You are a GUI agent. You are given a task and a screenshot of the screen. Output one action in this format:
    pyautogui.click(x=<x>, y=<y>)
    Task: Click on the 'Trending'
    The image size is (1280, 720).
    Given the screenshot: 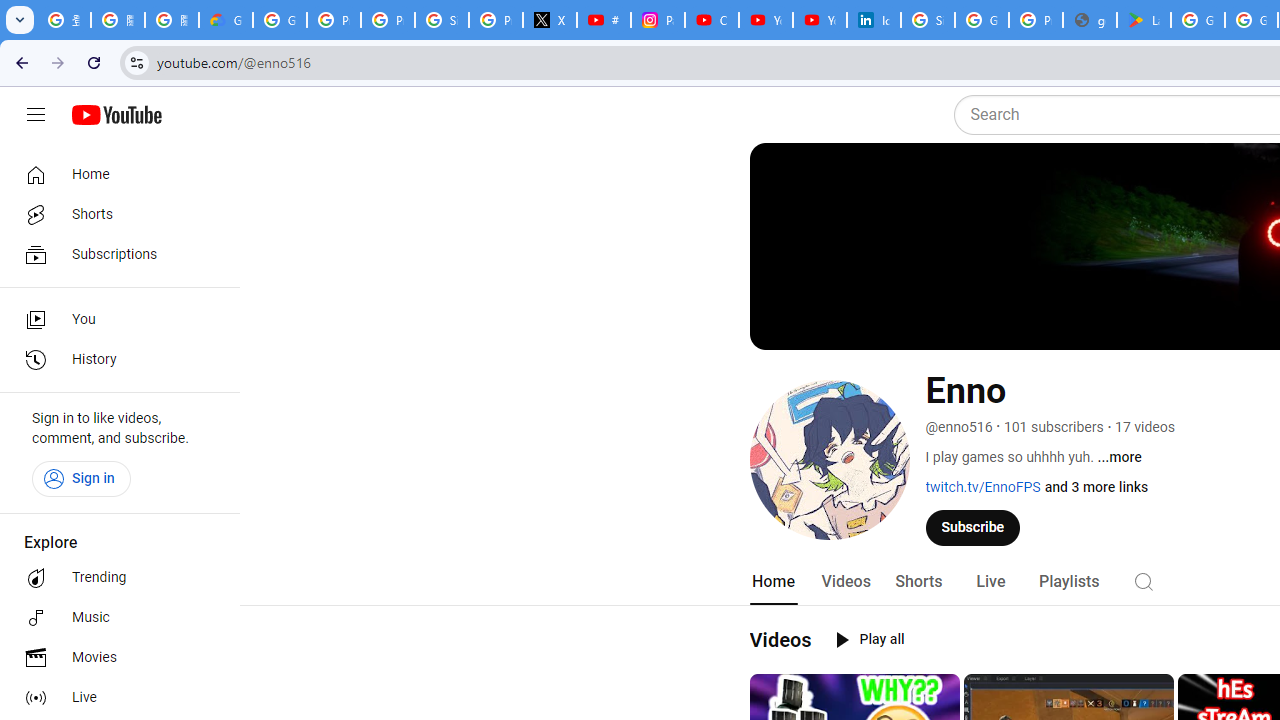 What is the action you would take?
    pyautogui.click(x=112, y=578)
    